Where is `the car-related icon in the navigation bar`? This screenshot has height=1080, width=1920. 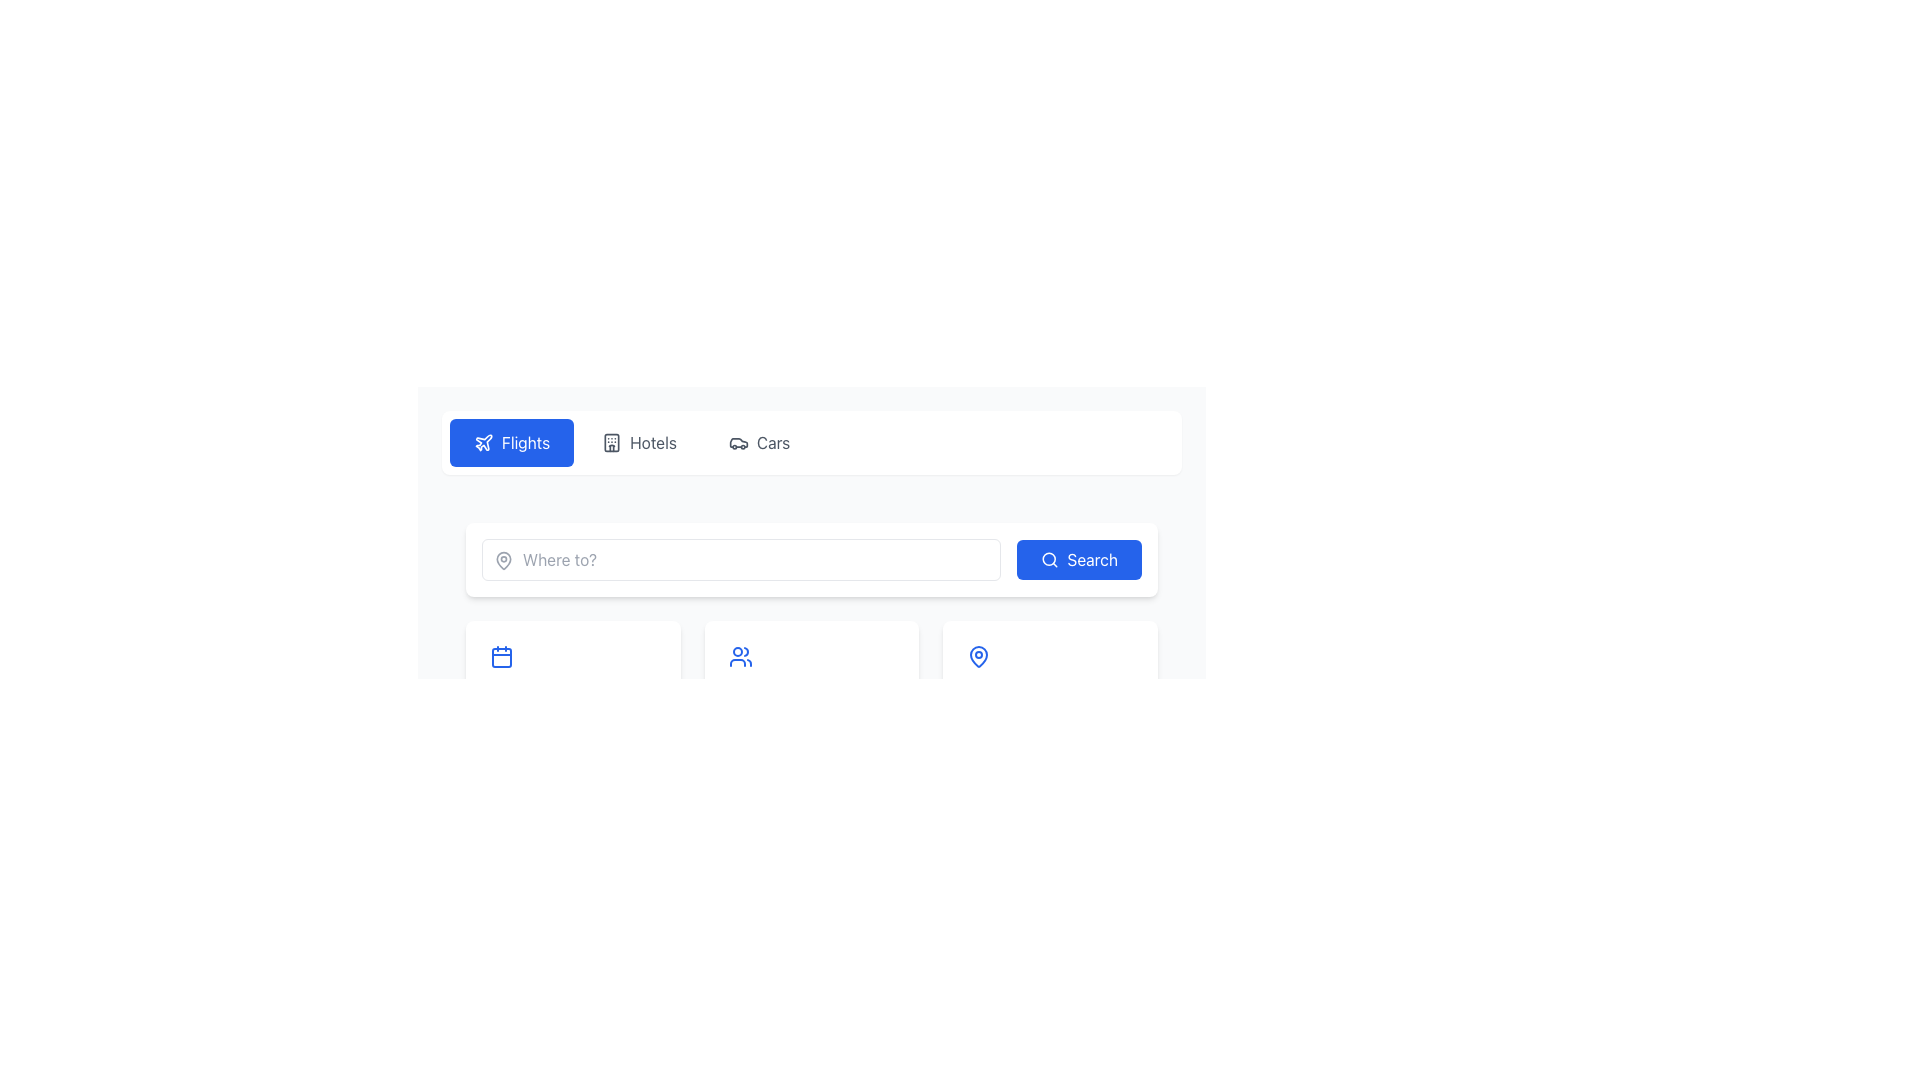 the car-related icon in the navigation bar is located at coordinates (737, 442).